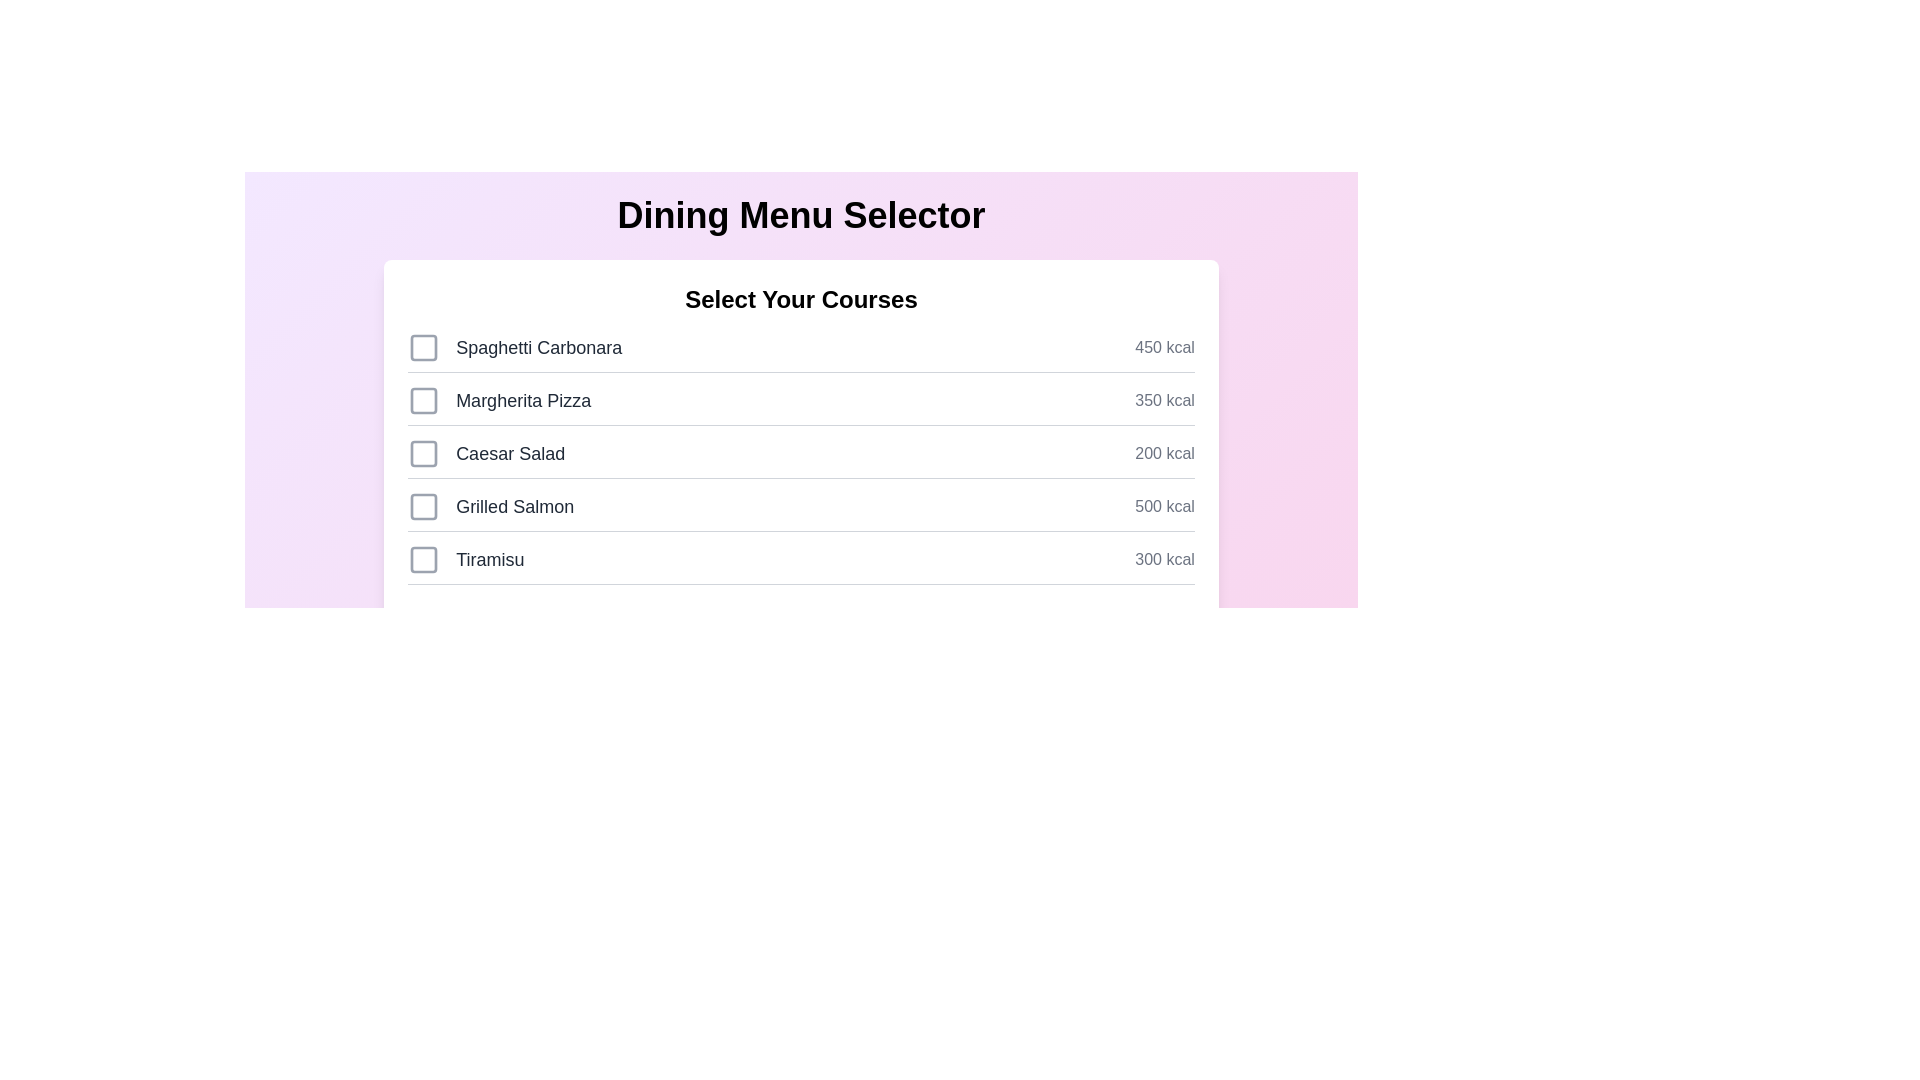 This screenshot has height=1080, width=1920. I want to click on the checkbox for the dish Margherita Pizza, so click(423, 401).